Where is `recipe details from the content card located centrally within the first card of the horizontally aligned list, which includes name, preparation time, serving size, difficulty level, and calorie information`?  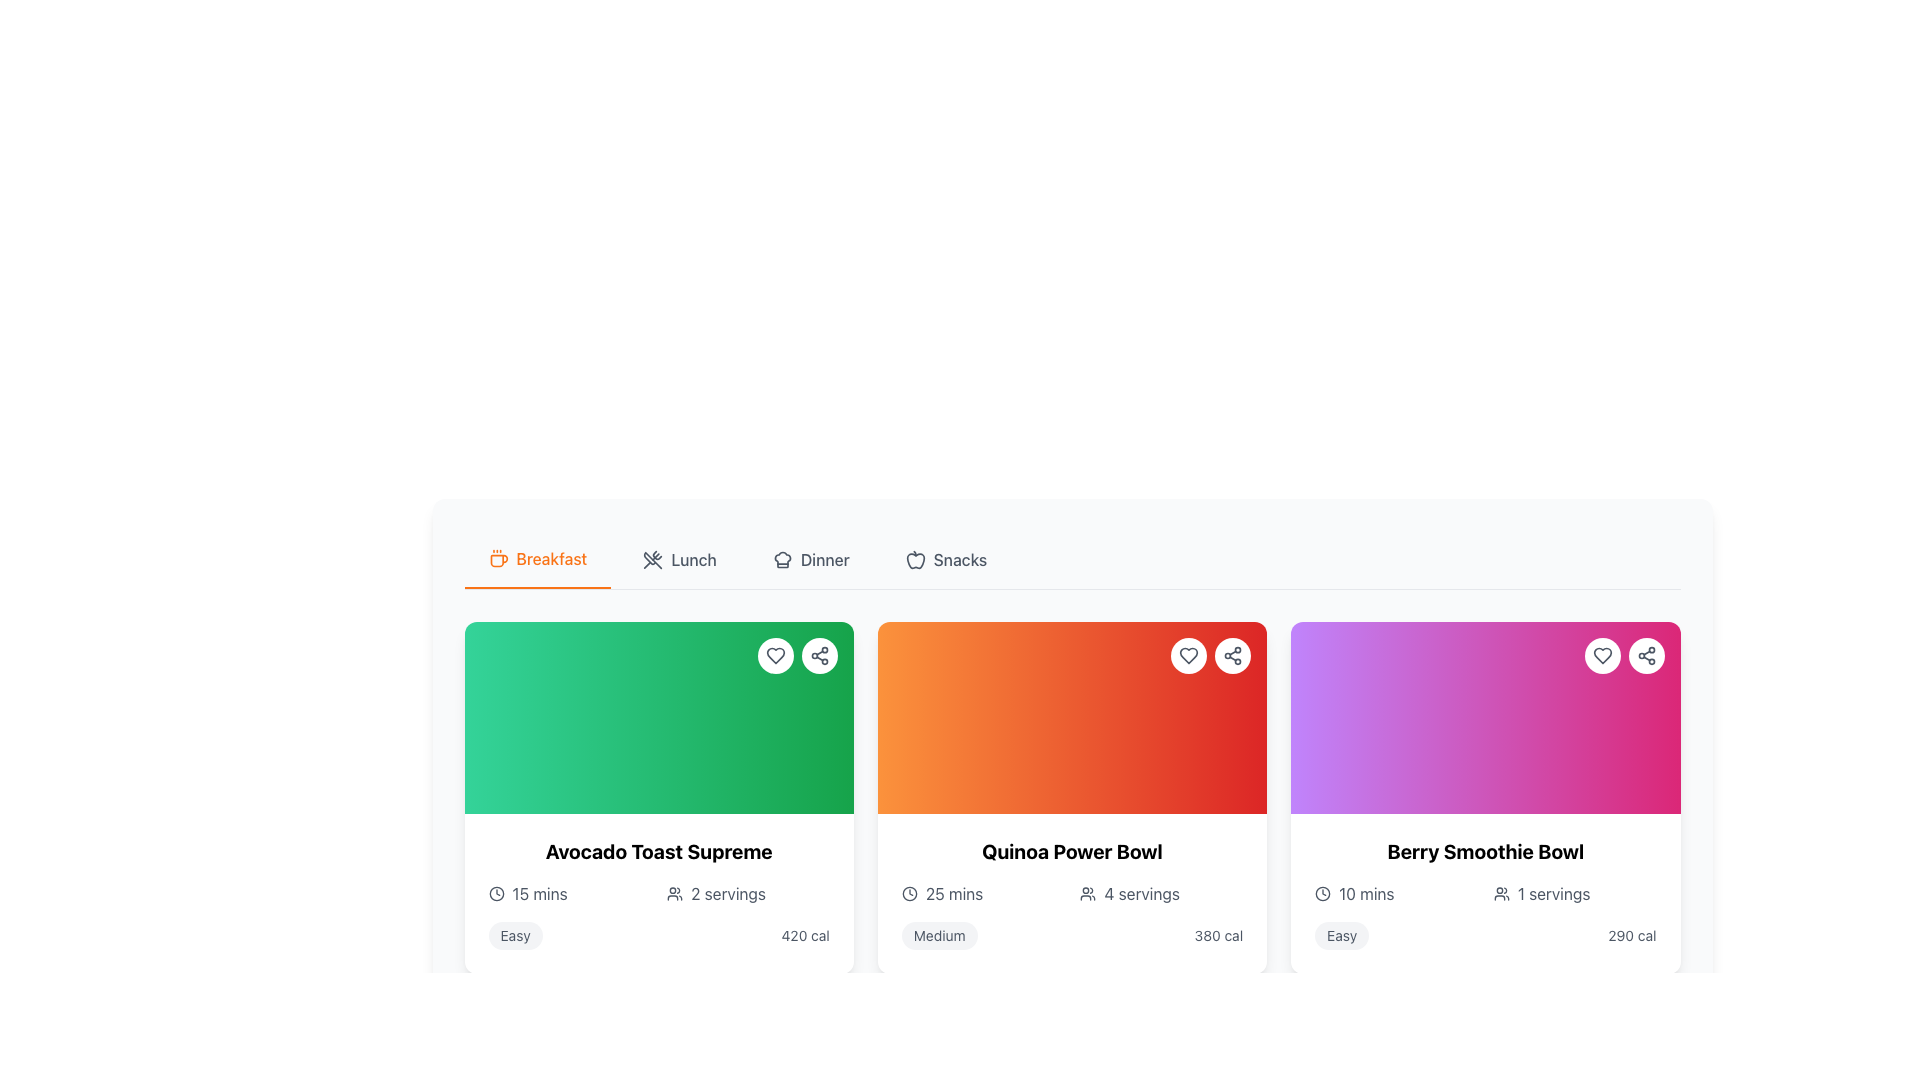 recipe details from the content card located centrally within the first card of the horizontally aligned list, which includes name, preparation time, serving size, difficulty level, and calorie information is located at coordinates (659, 893).